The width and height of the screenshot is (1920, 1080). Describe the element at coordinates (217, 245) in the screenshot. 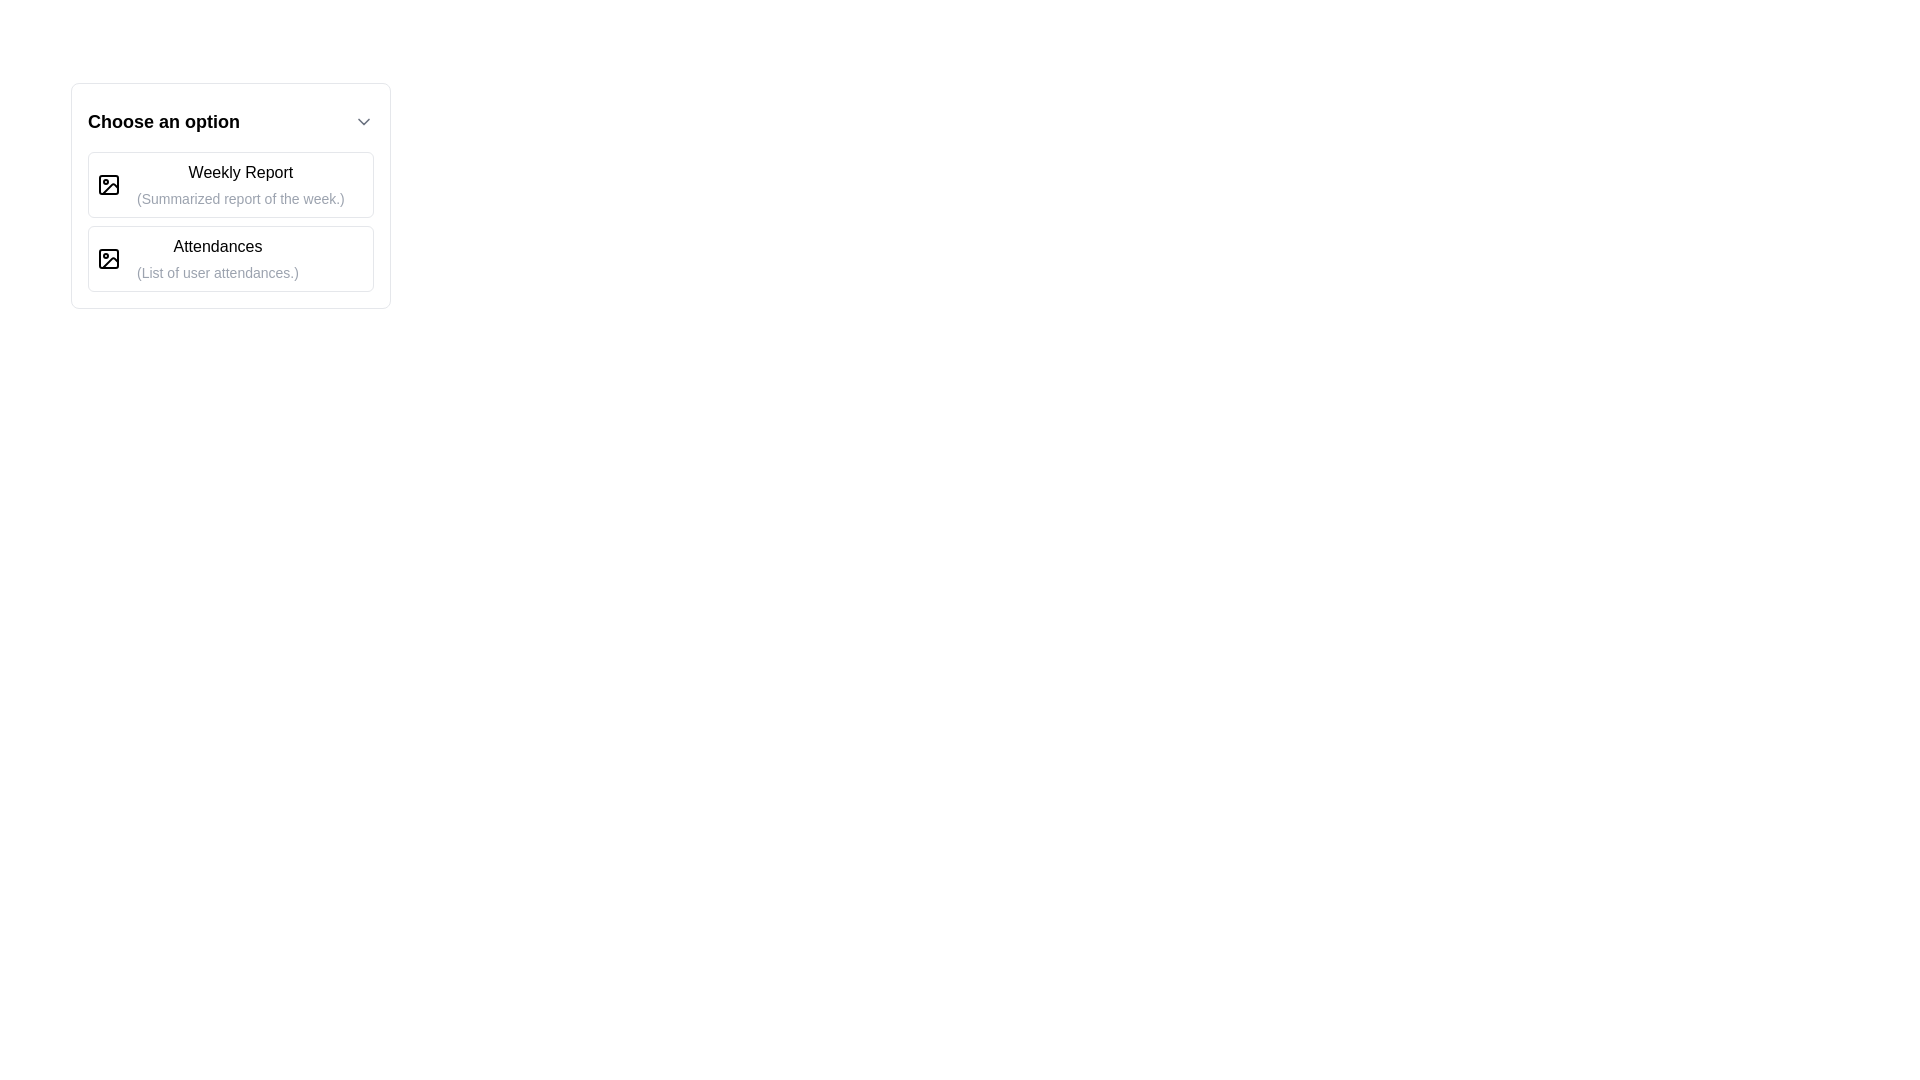

I see `text label displaying 'Attendances', which is a bold, sans-serif font and positioned prominently next to an icon, located below 'Weekly Report'` at that location.